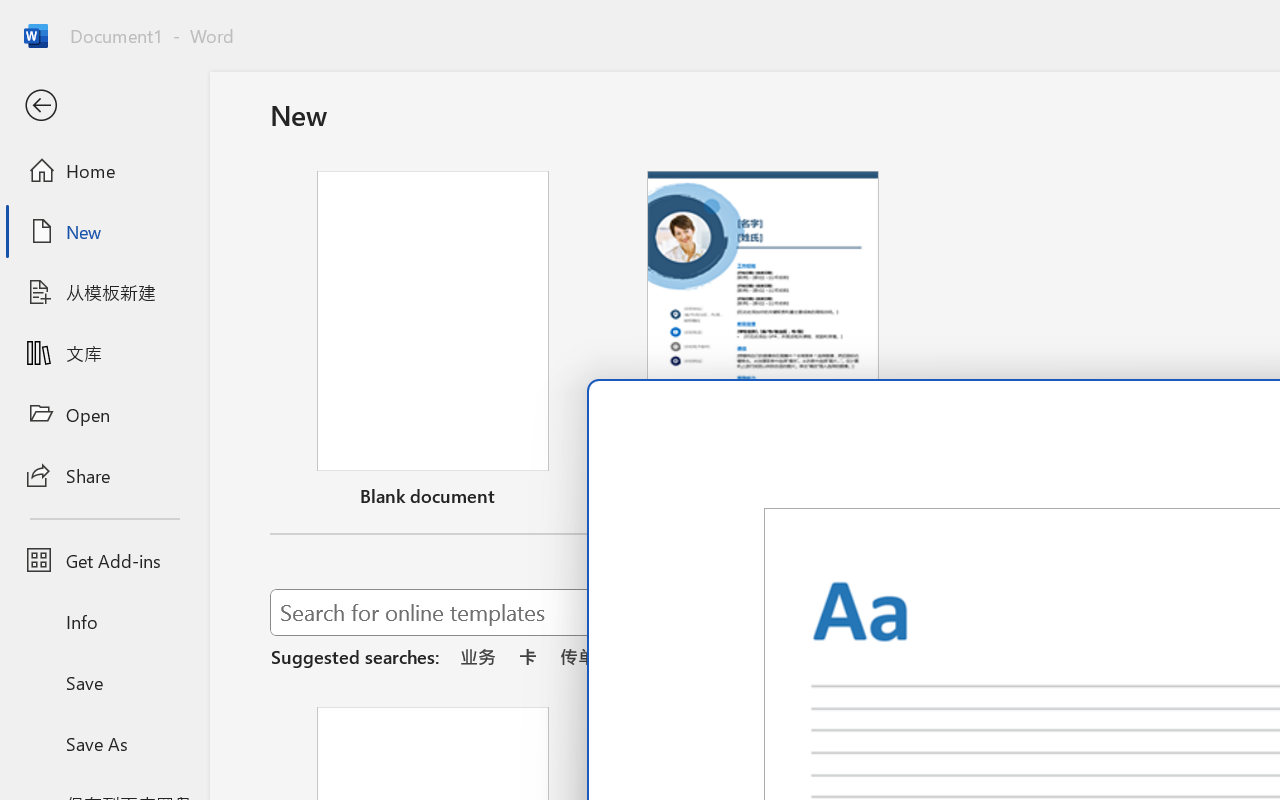 This screenshot has width=1280, height=800. What do you see at coordinates (103, 105) in the screenshot?
I see `'Back'` at bounding box center [103, 105].